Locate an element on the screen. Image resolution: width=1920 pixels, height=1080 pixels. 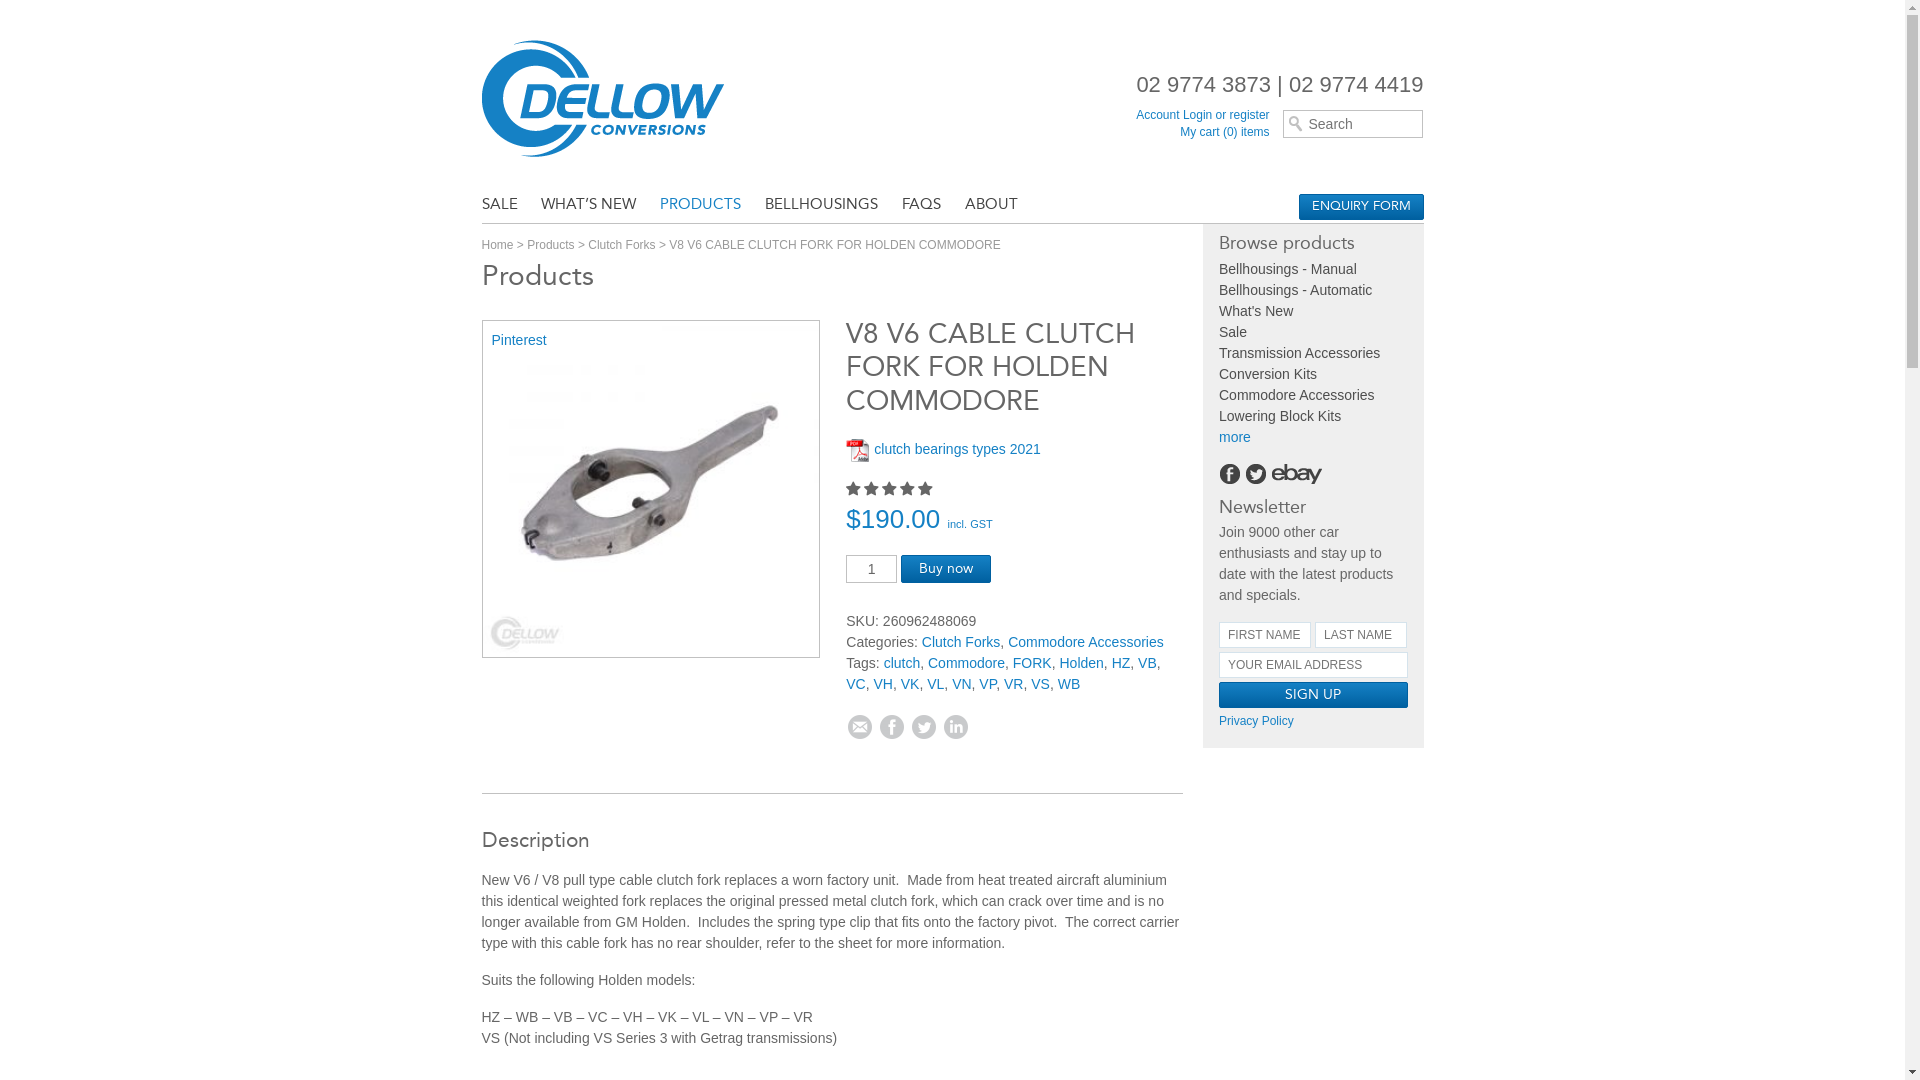
'VS' is located at coordinates (1040, 682).